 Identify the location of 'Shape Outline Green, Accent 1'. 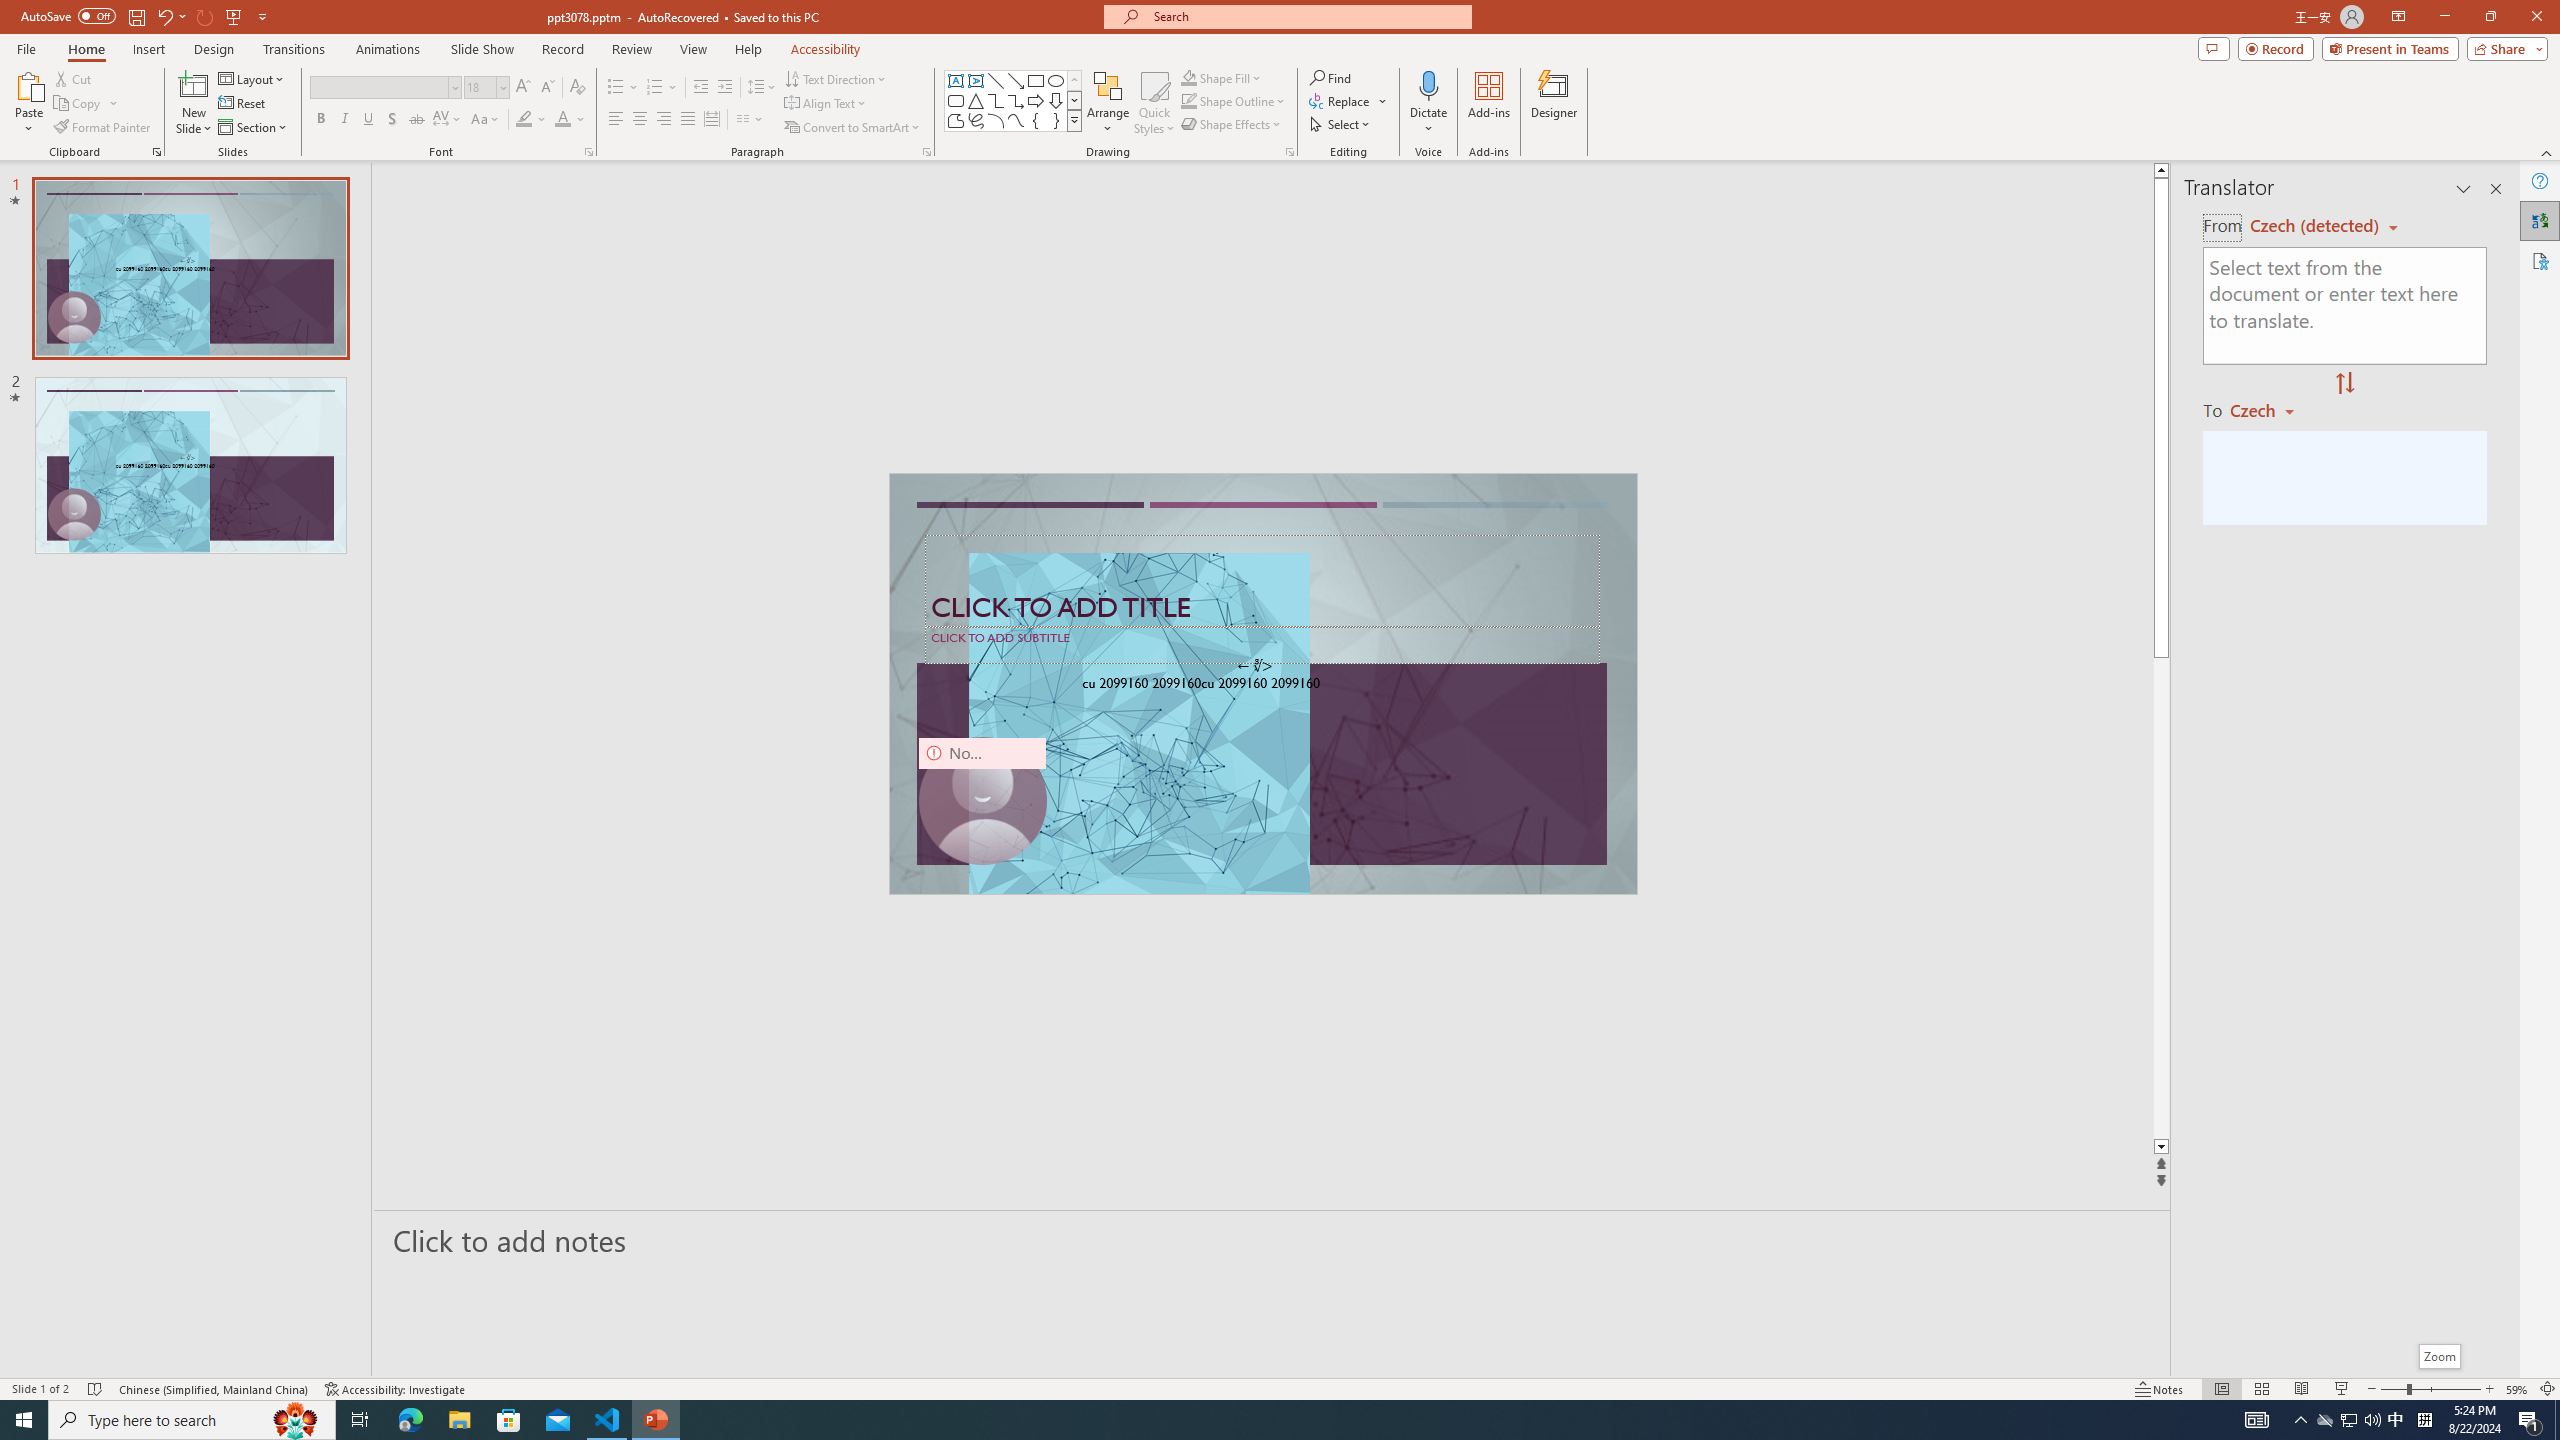
(1189, 99).